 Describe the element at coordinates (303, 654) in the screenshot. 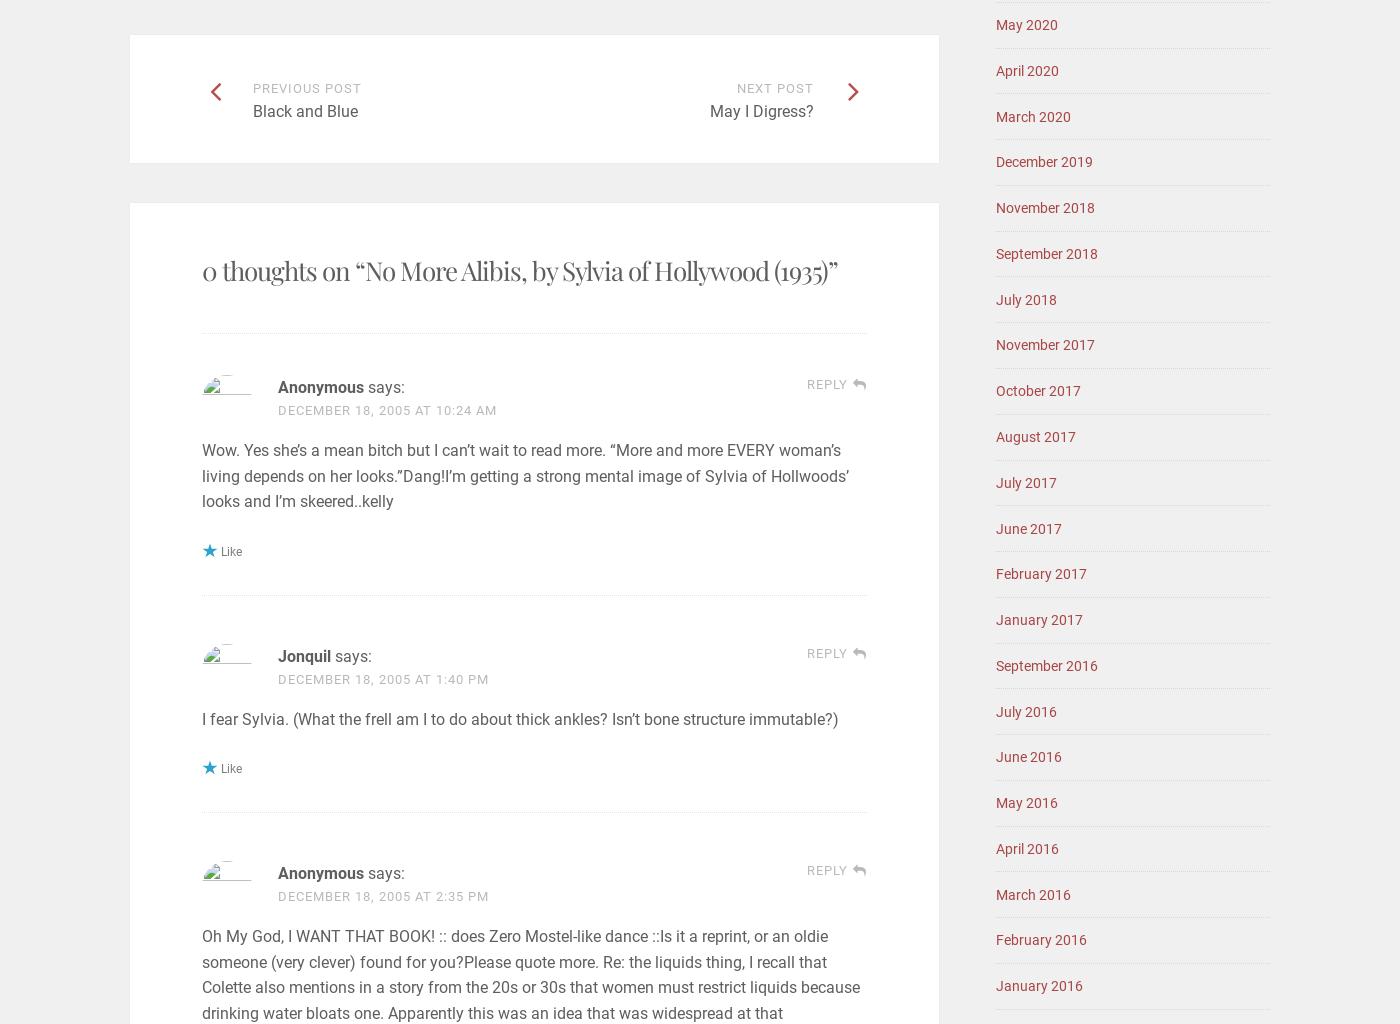

I see `'Jonquil'` at that location.